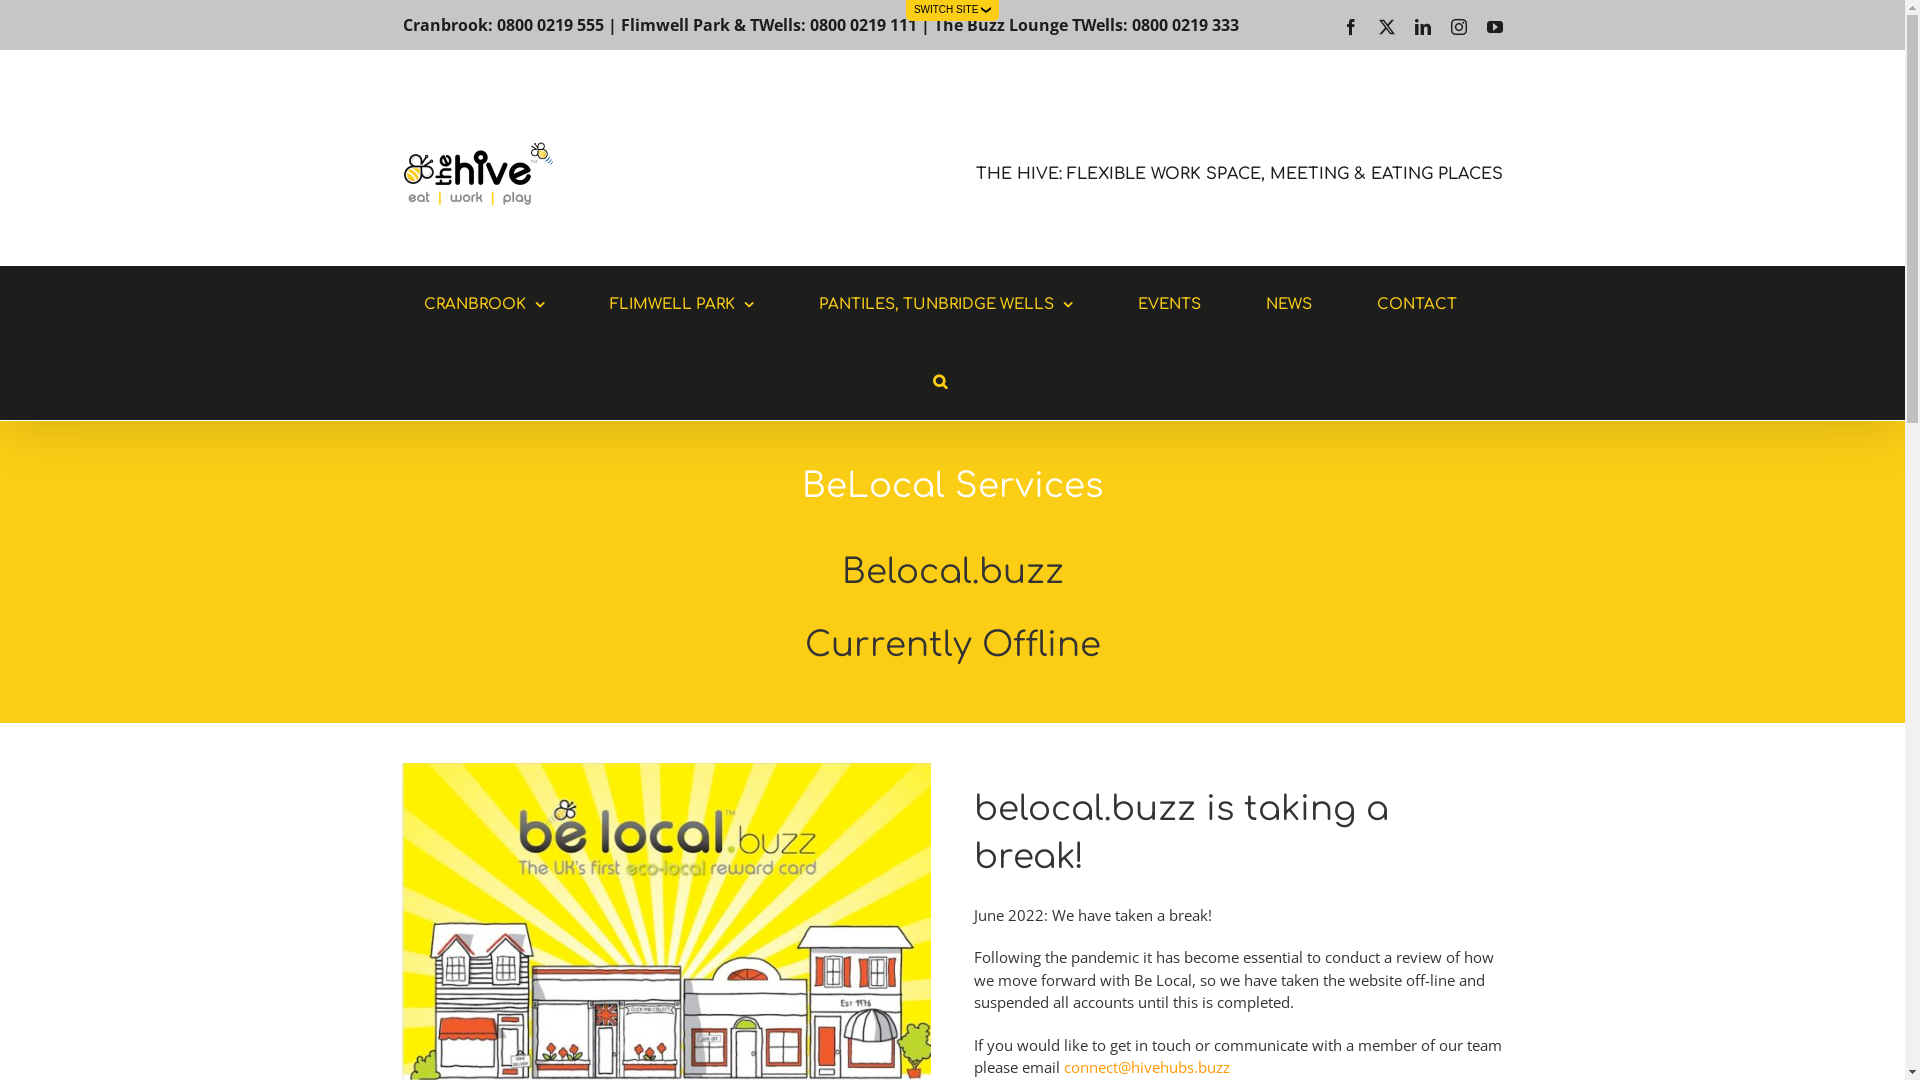 This screenshot has height=1080, width=1920. I want to click on 'YouTube', so click(1493, 27).